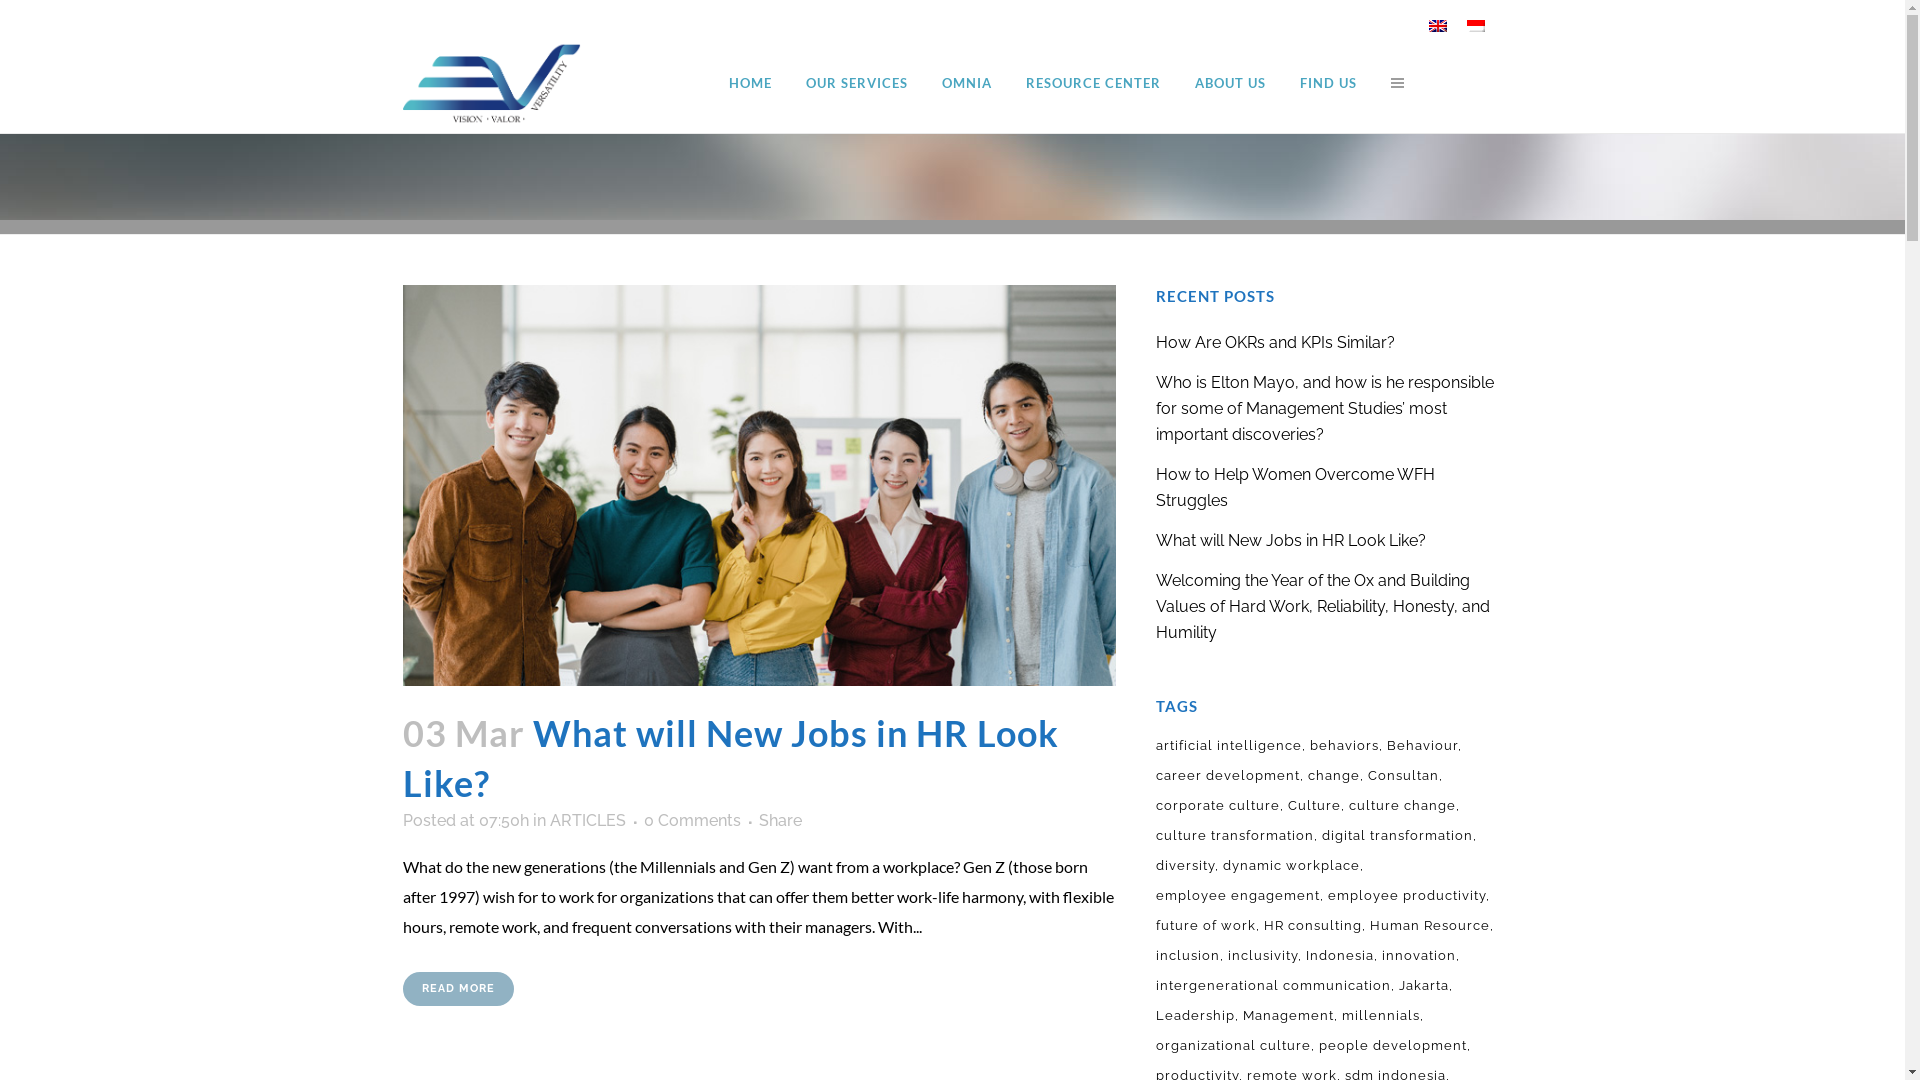  Describe the element at coordinates (1293, 865) in the screenshot. I see `'dynamic workplace'` at that location.